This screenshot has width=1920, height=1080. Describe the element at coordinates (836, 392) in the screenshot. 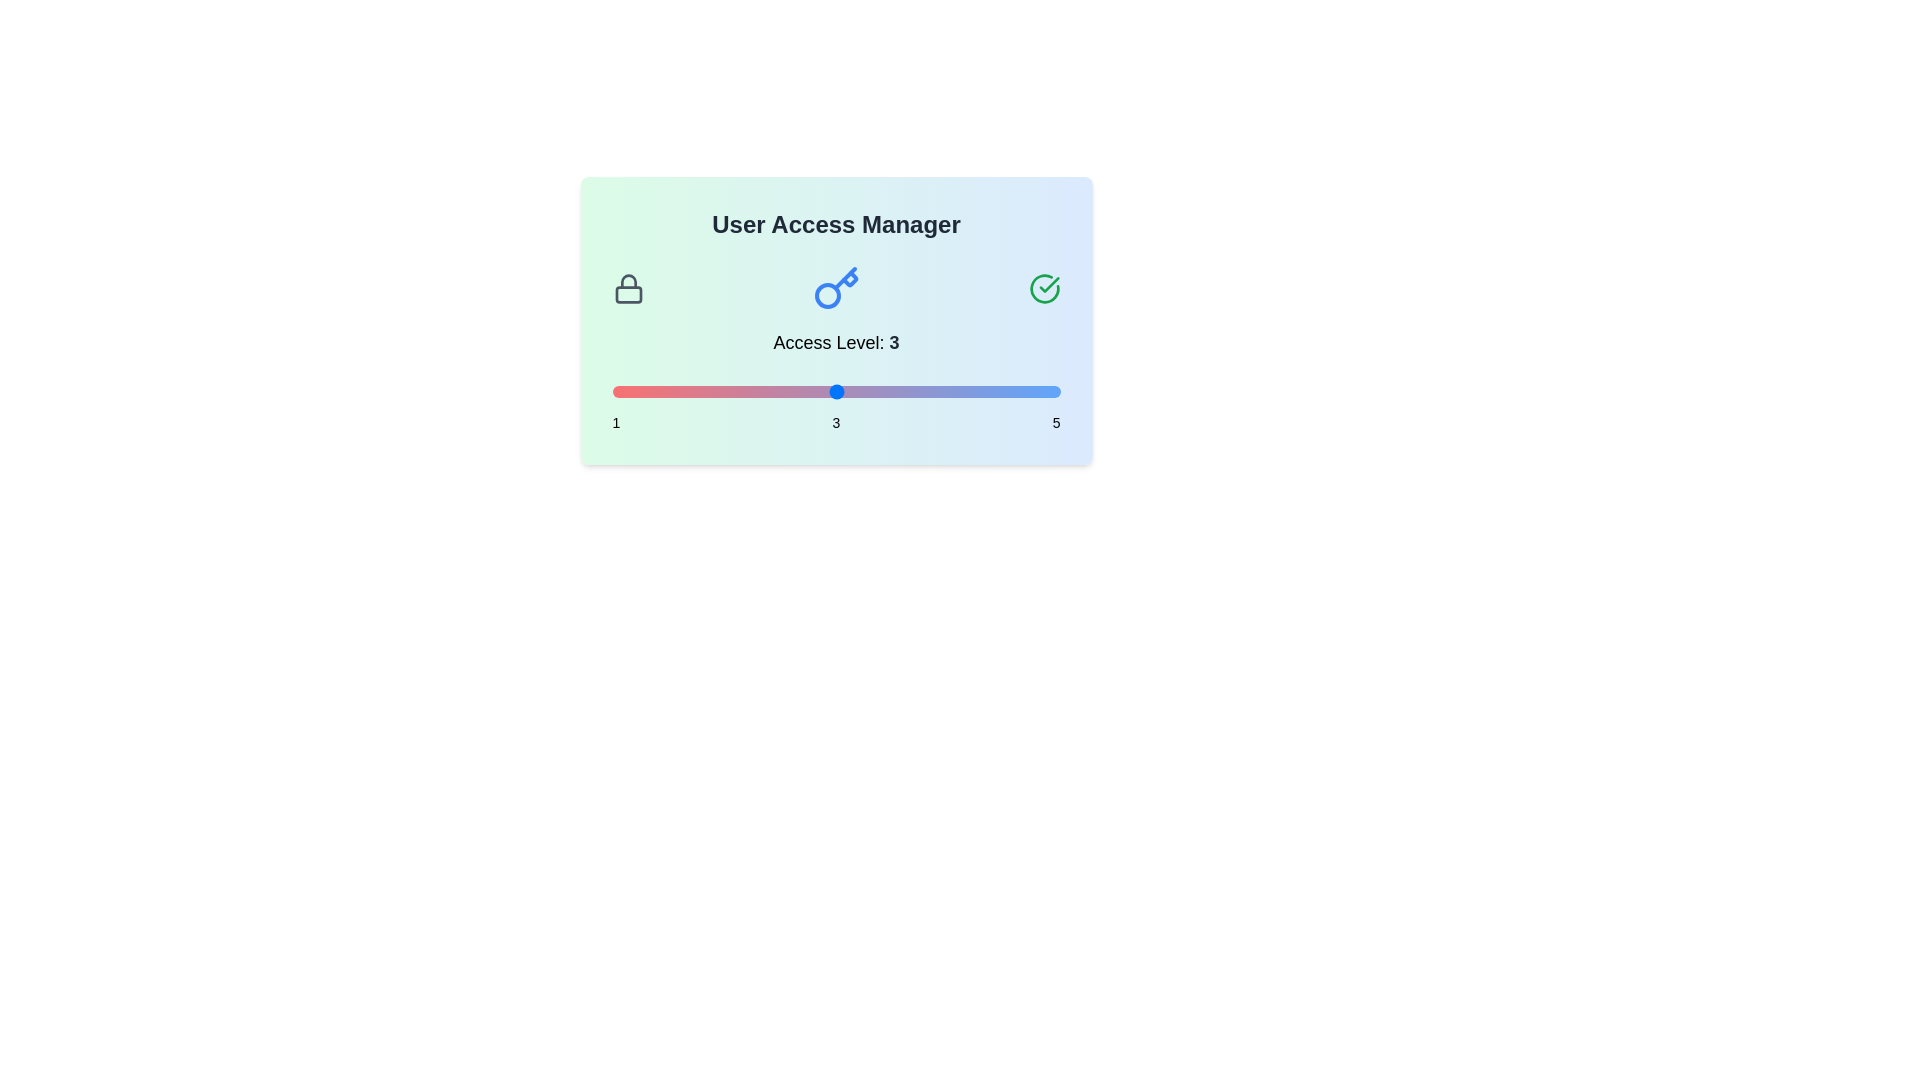

I see `the access level slider to 3` at that location.